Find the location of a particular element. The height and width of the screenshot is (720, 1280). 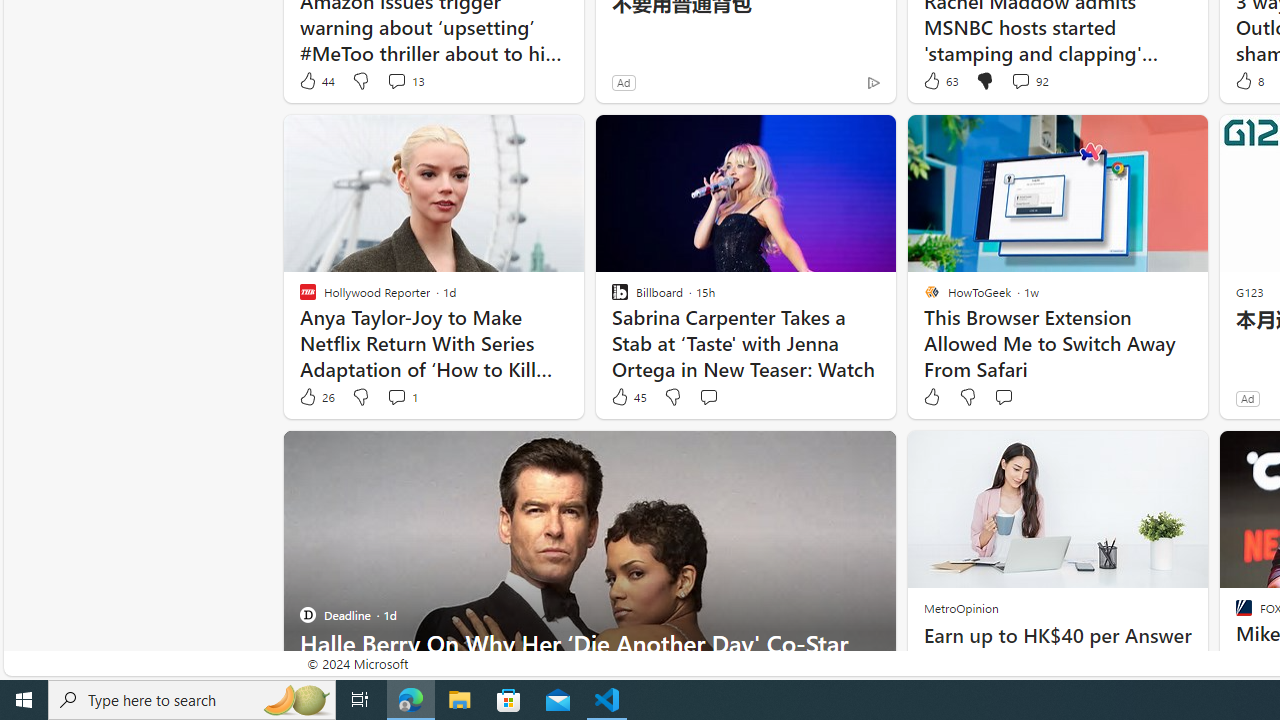

'44 Like' is located at coordinates (315, 80).